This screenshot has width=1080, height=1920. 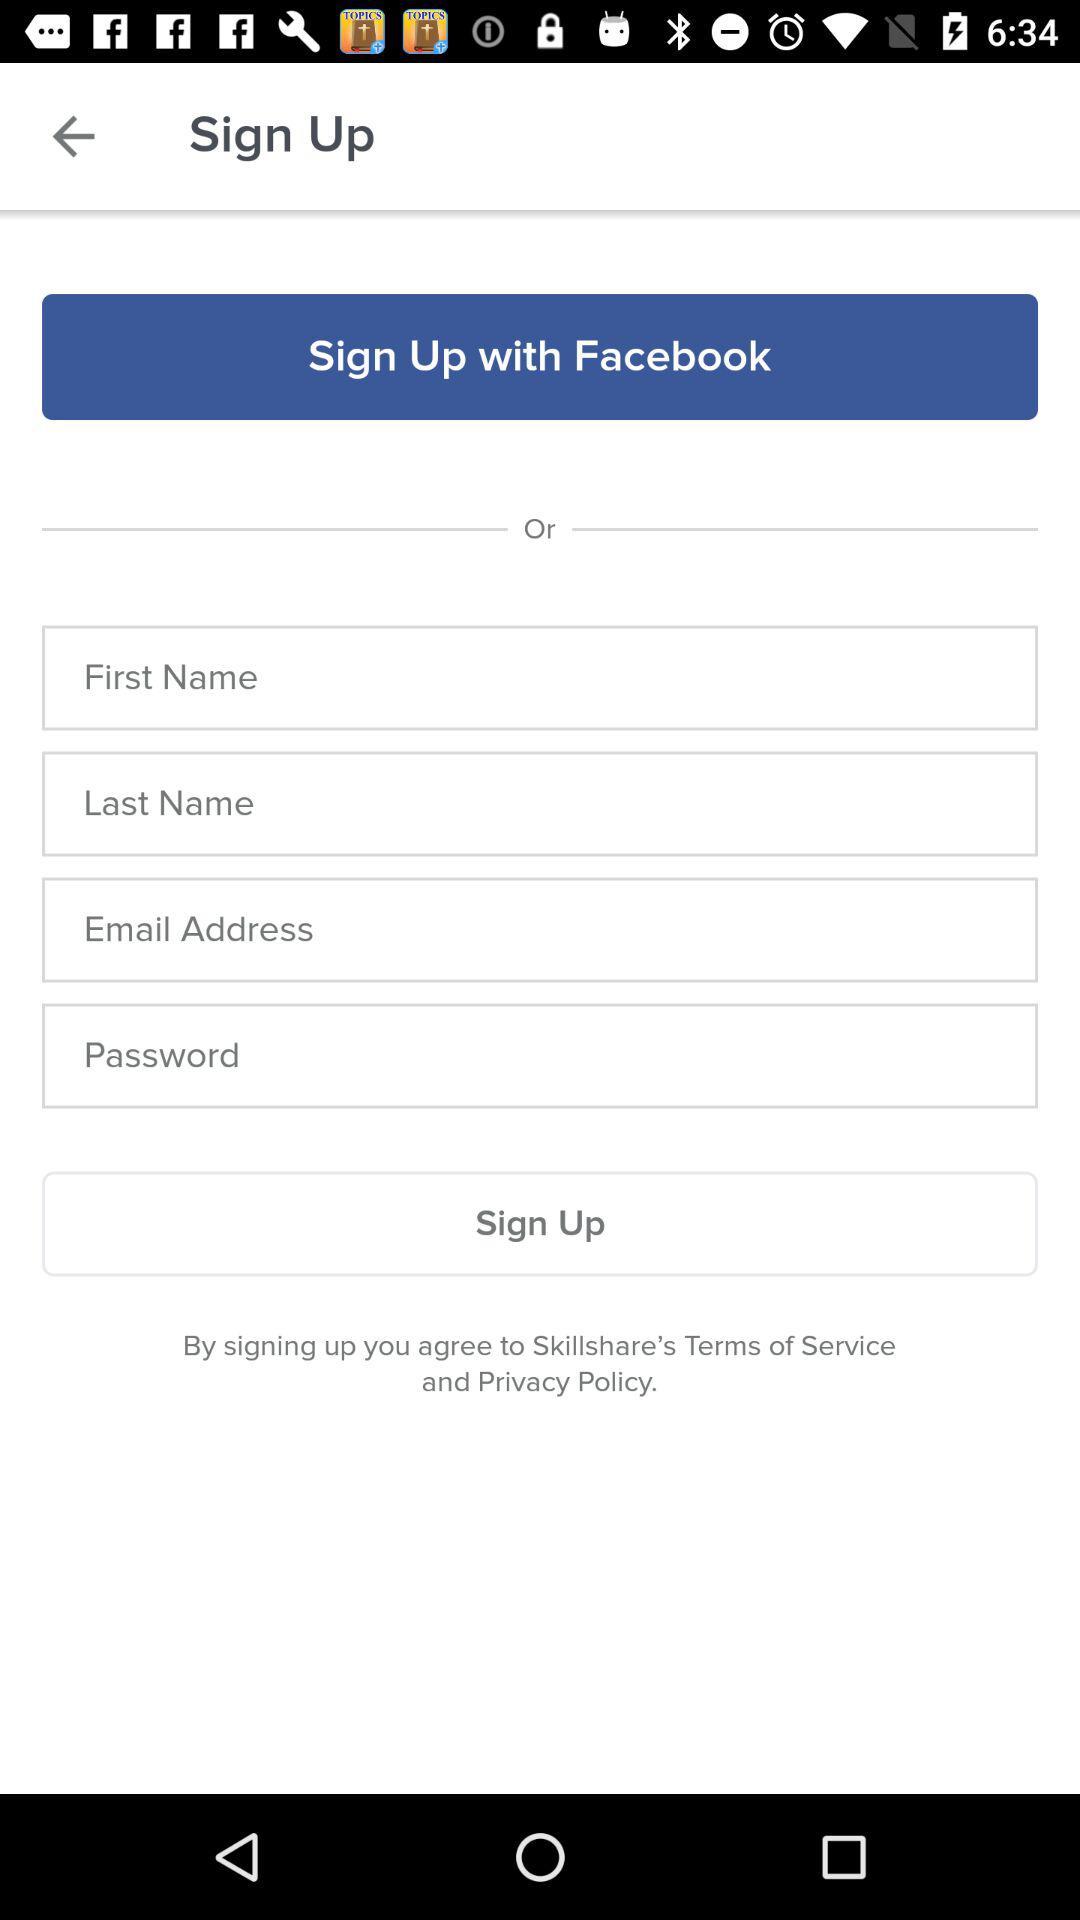 I want to click on open field to enter email address, so click(x=540, y=929).